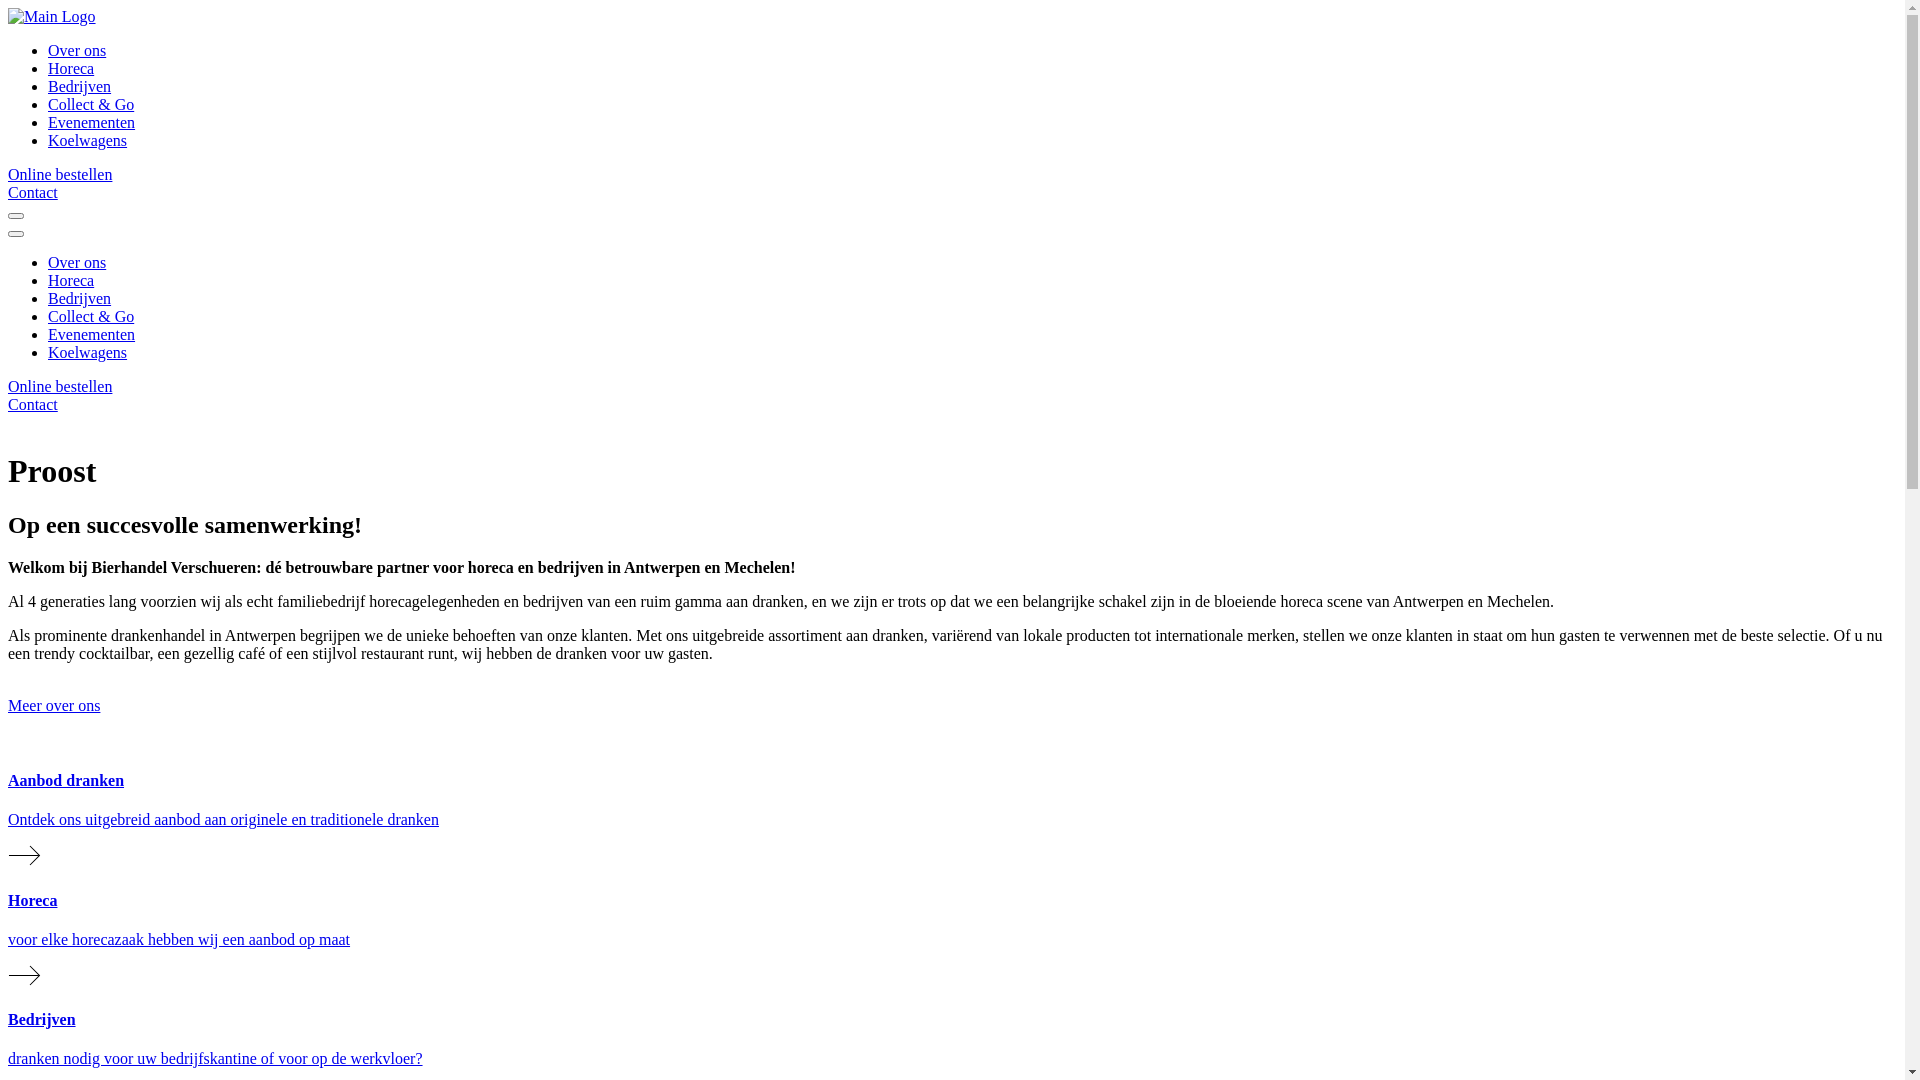  I want to click on 'Online bestellen', so click(59, 173).